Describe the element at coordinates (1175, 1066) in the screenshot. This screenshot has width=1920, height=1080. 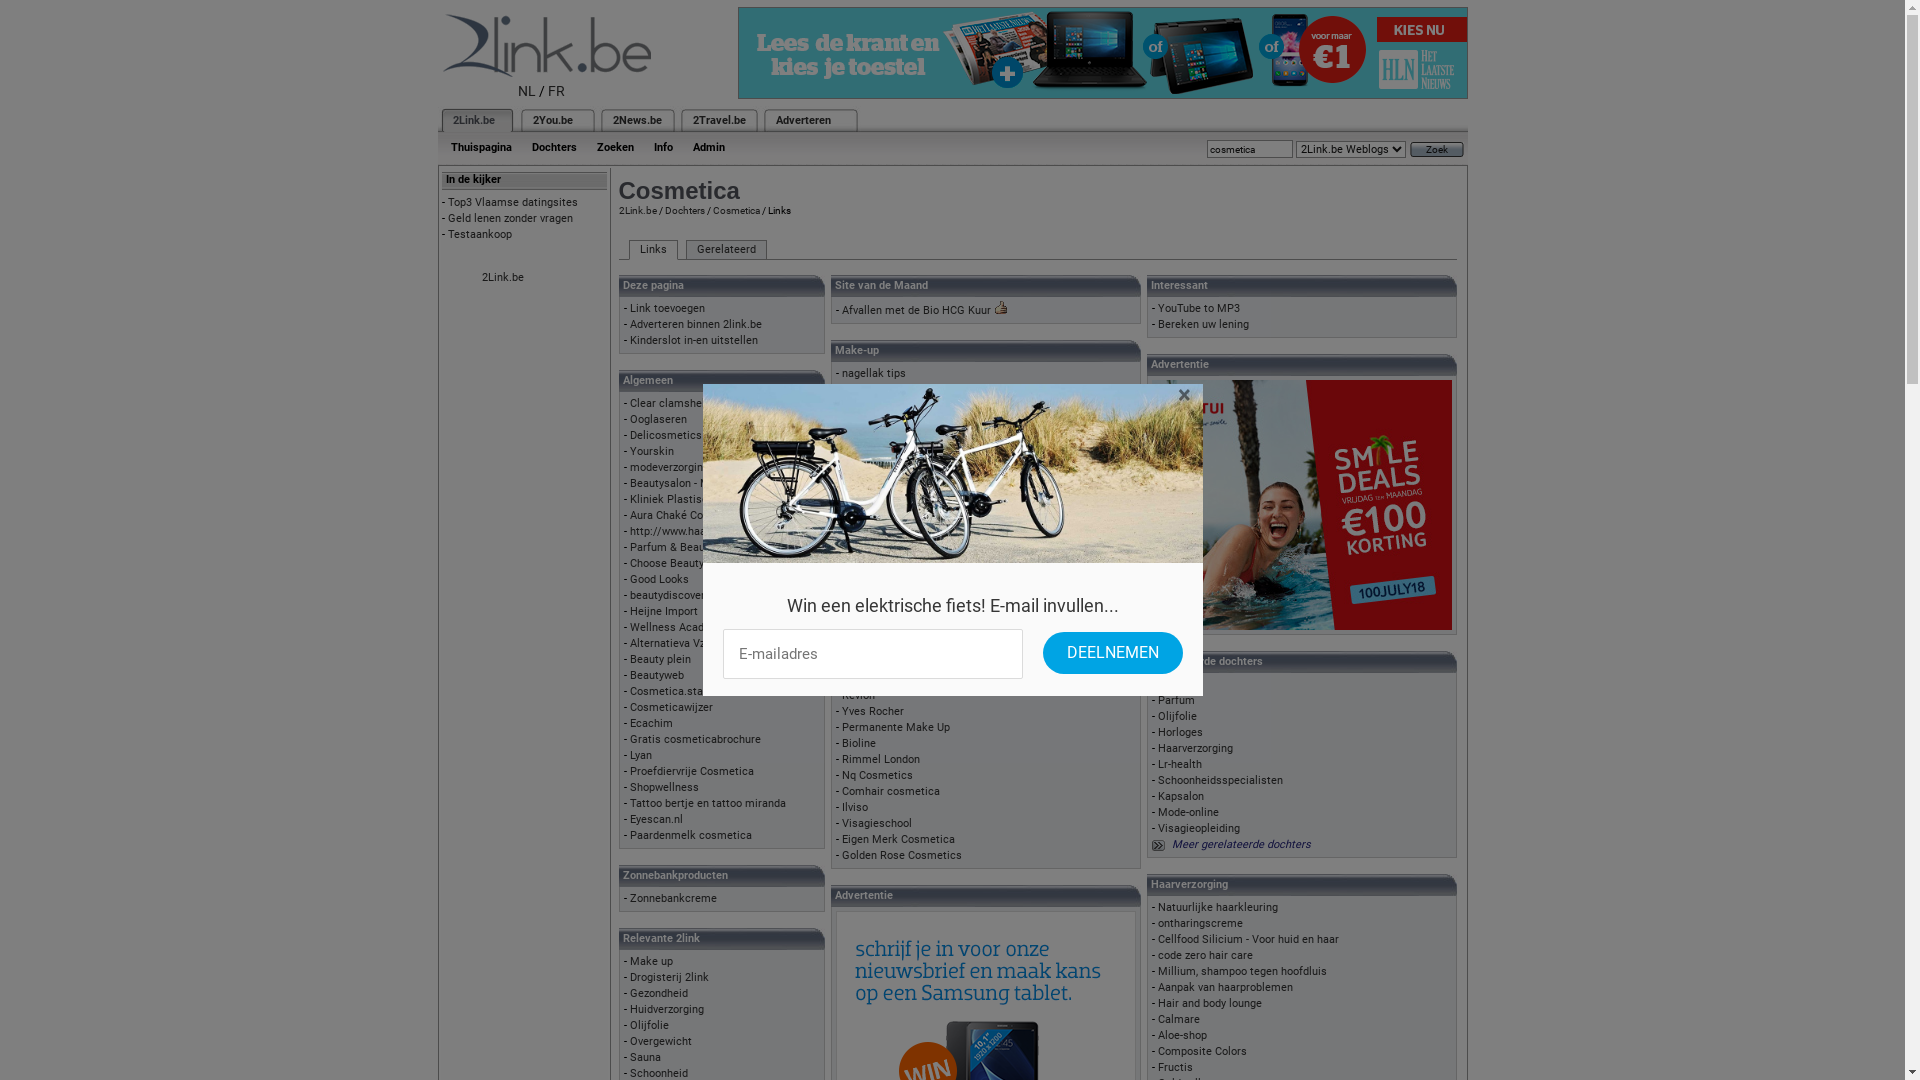
I see `'Fructis'` at that location.